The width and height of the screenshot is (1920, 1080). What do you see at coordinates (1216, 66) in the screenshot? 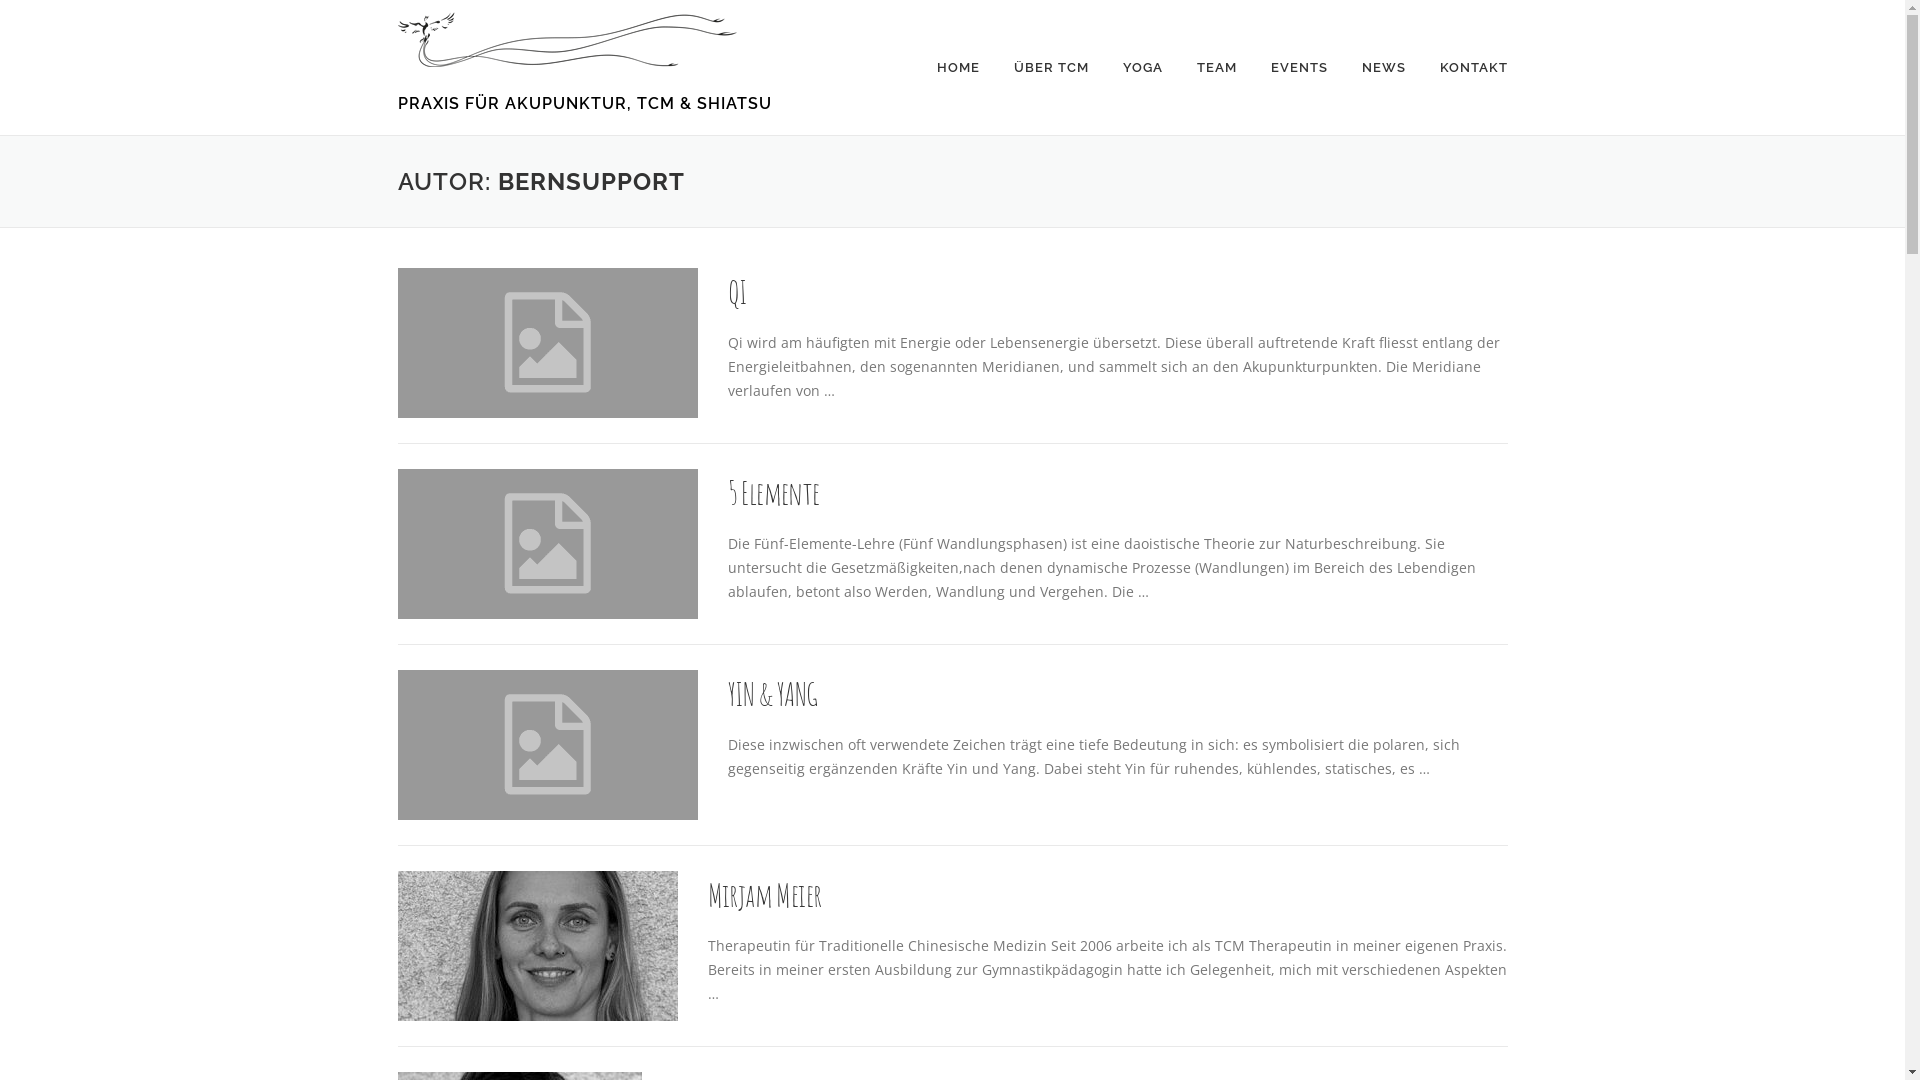
I see `'TEAM'` at bounding box center [1216, 66].